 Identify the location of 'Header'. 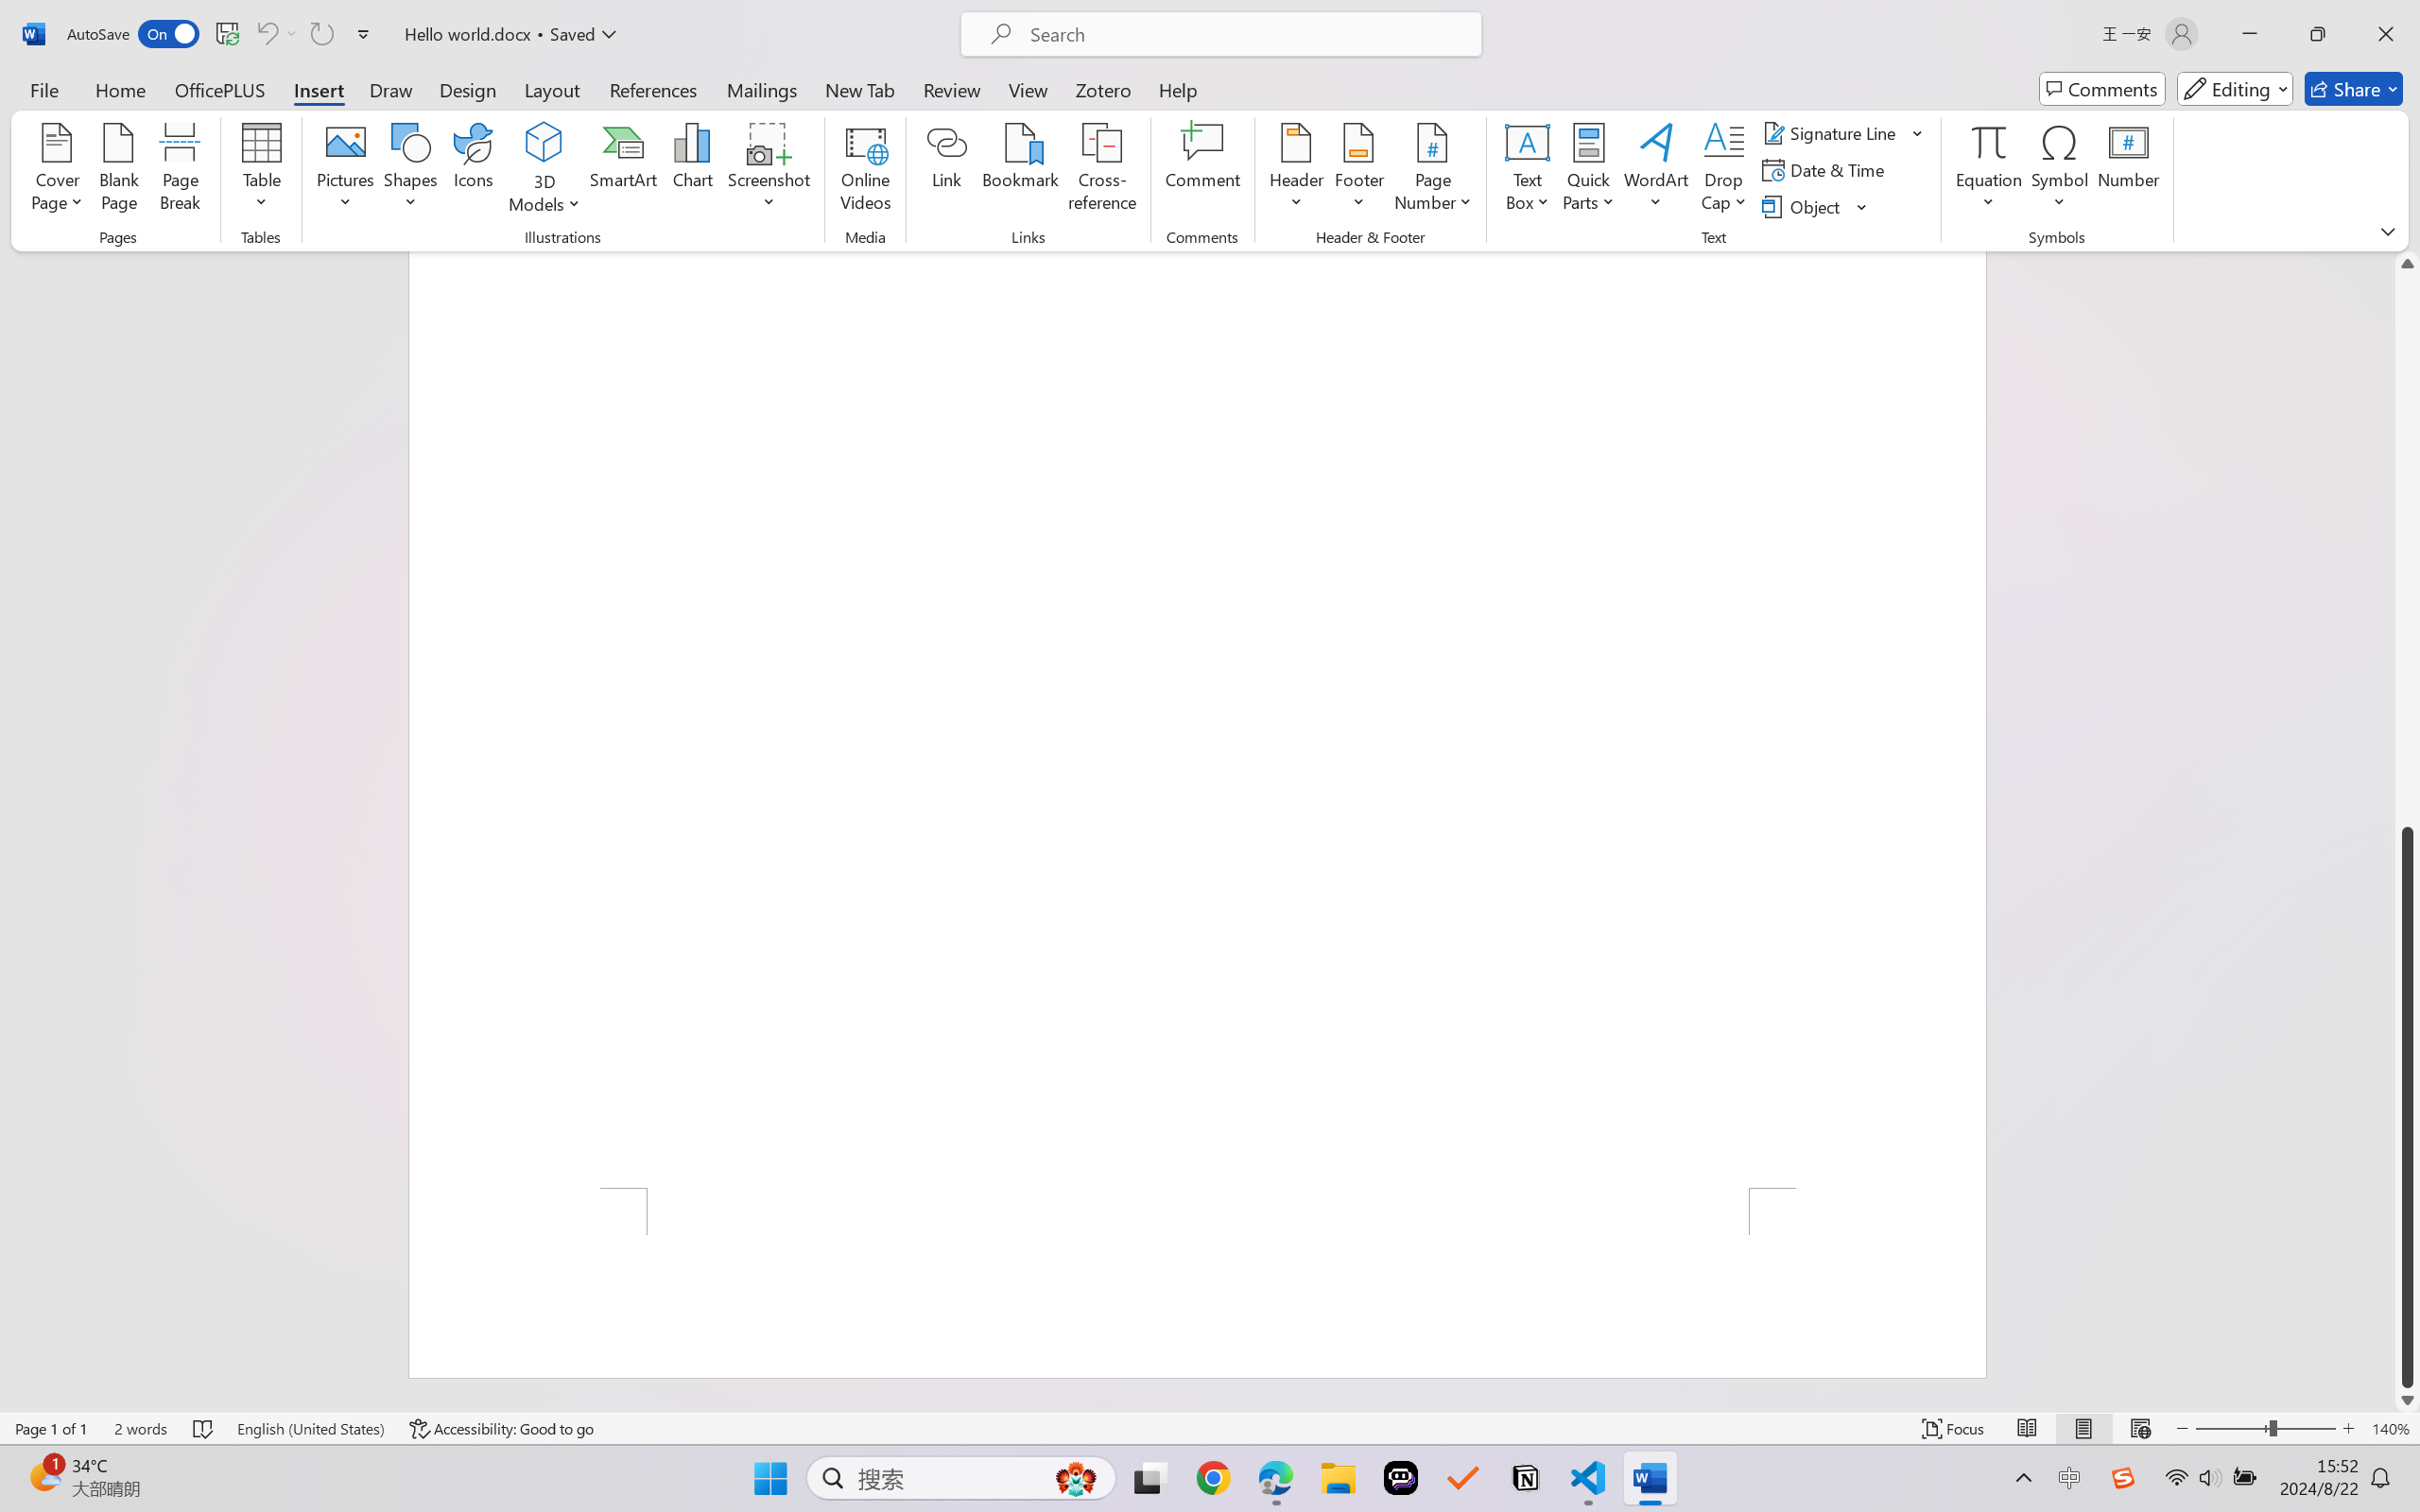
(1294, 170).